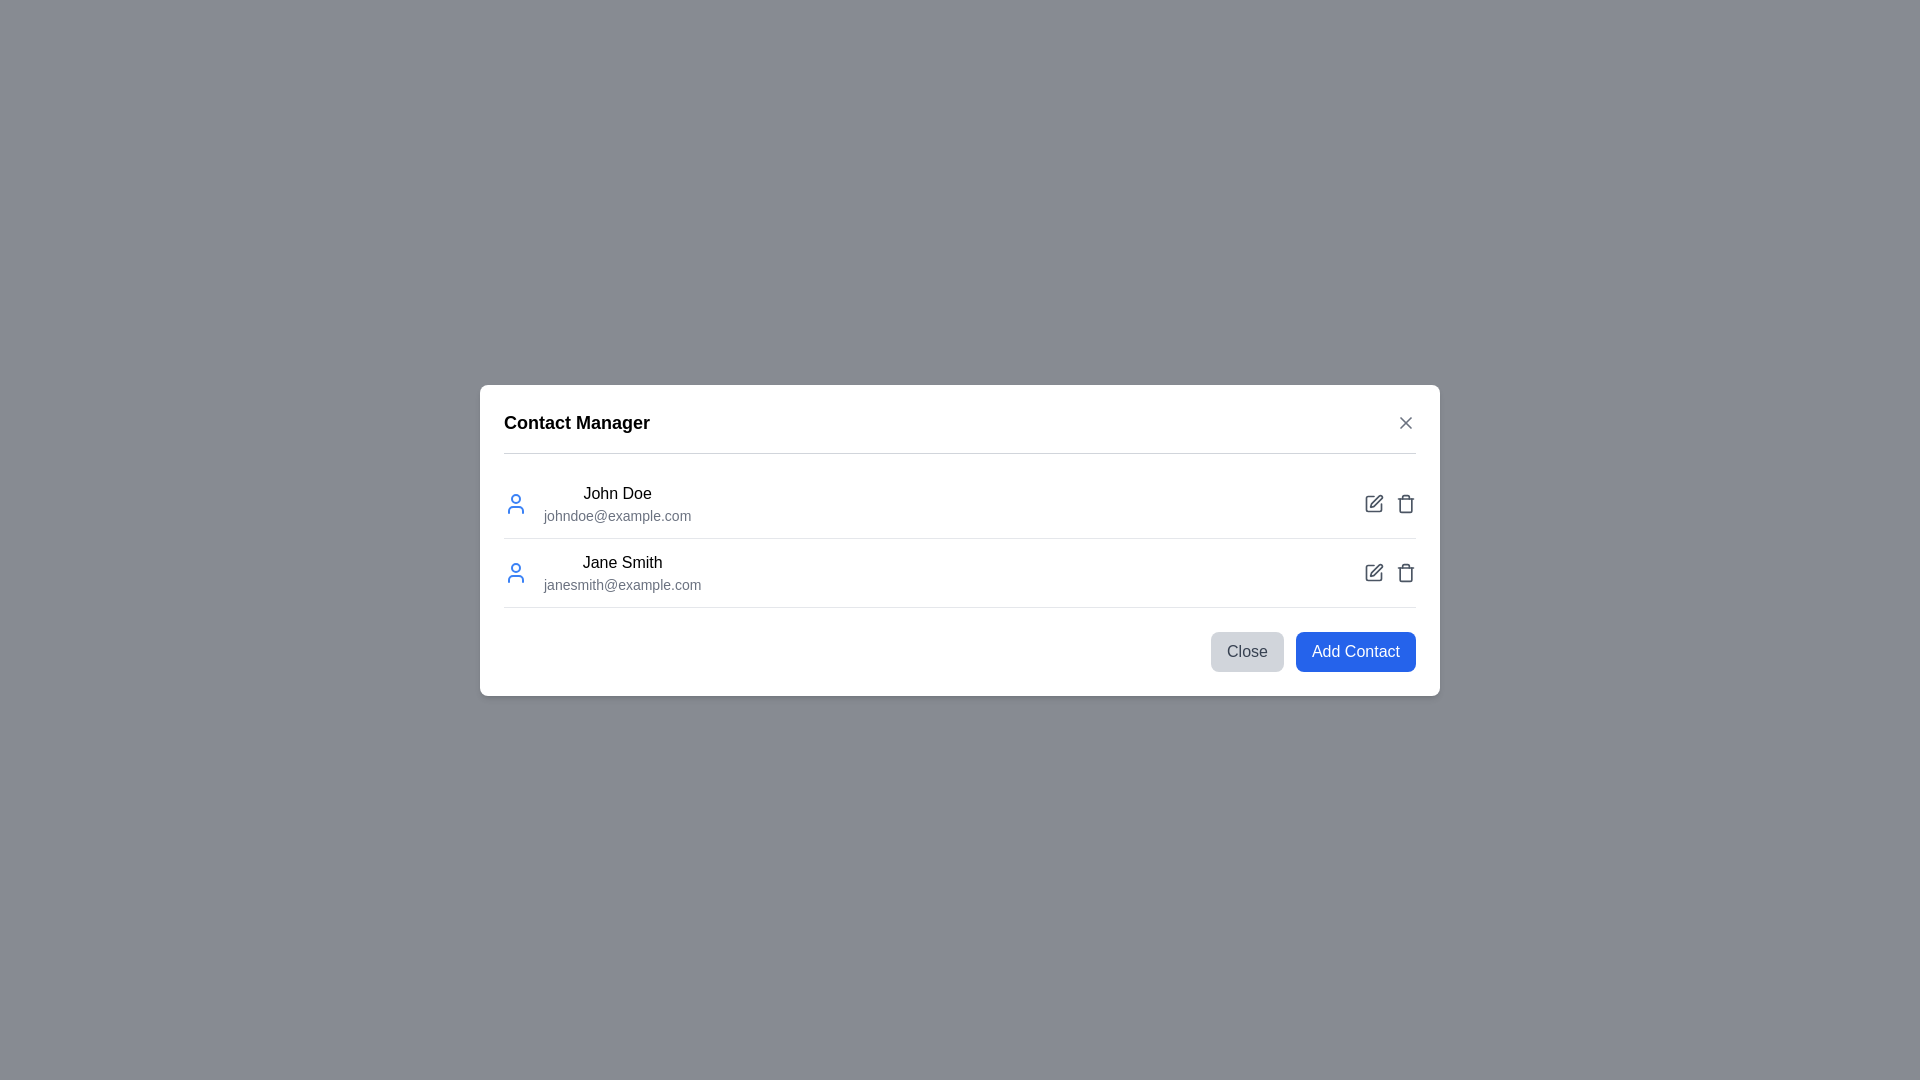  I want to click on the text block displaying the name and email address of the contact 'Jane Smith', which is located directly below 'John Doe' and to the right of a small blue user icon, so click(621, 572).